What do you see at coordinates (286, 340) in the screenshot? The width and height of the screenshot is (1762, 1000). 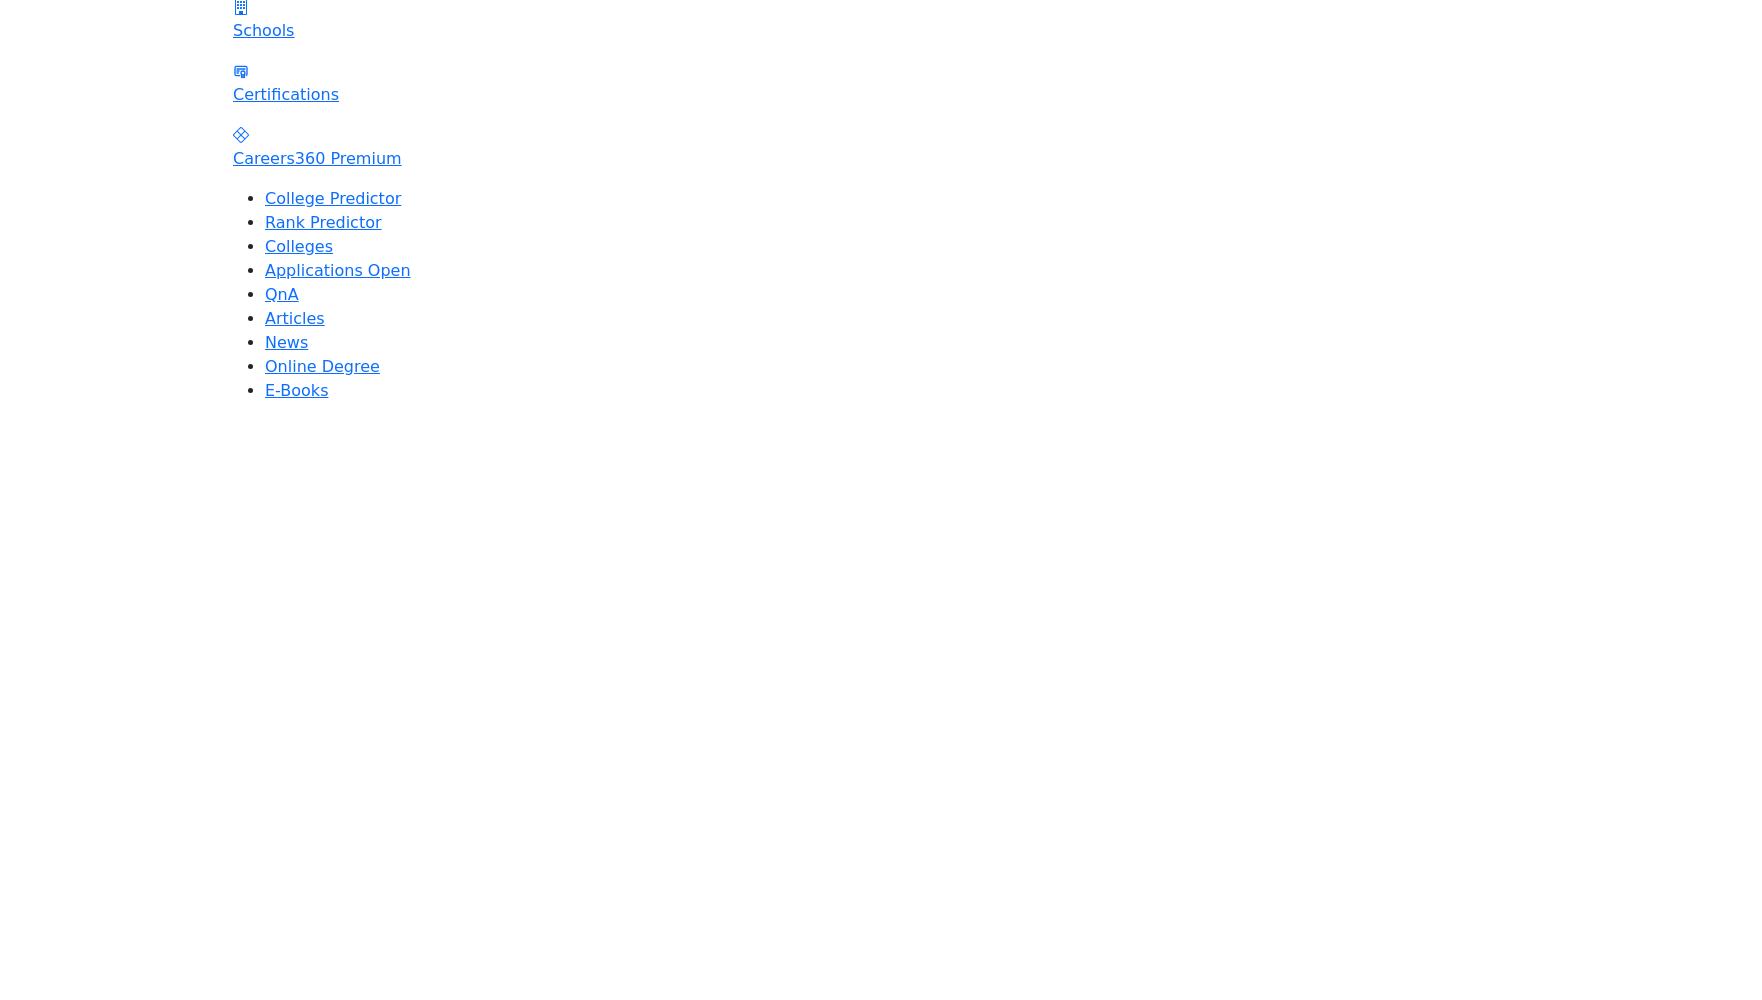 I see `'News'` at bounding box center [286, 340].